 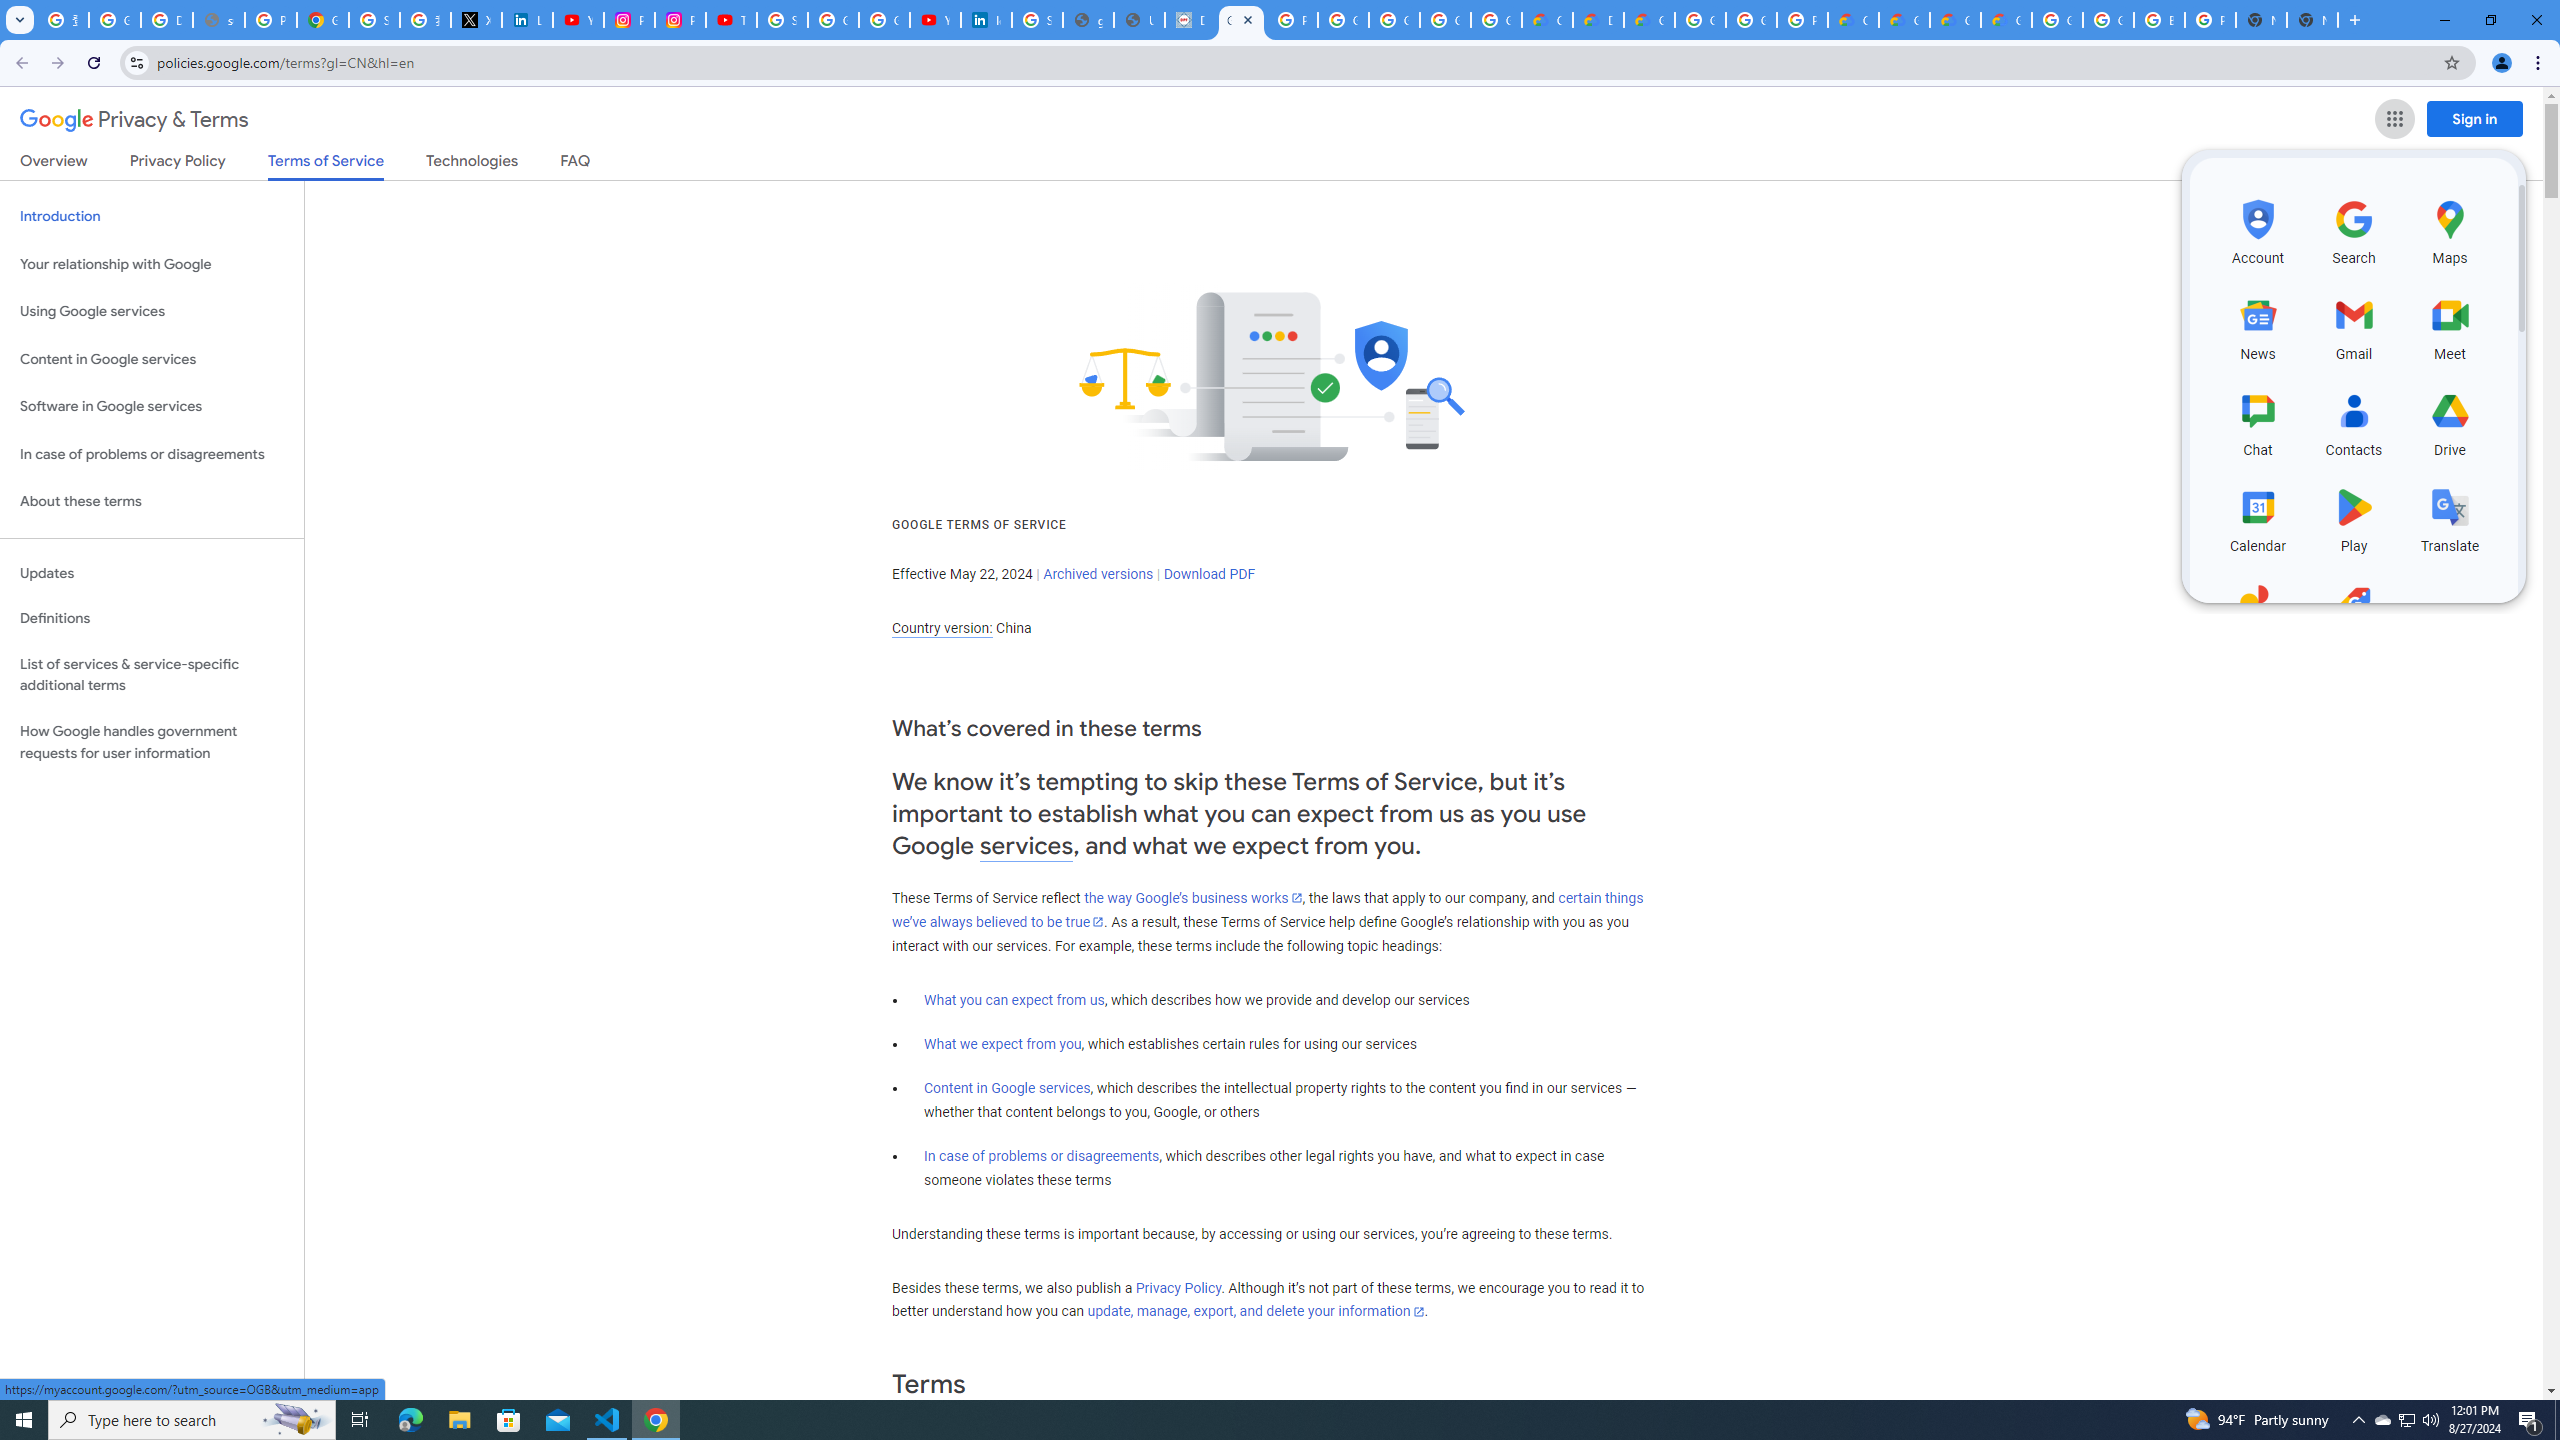 What do you see at coordinates (19, 19) in the screenshot?
I see `'Search tabs'` at bounding box center [19, 19].